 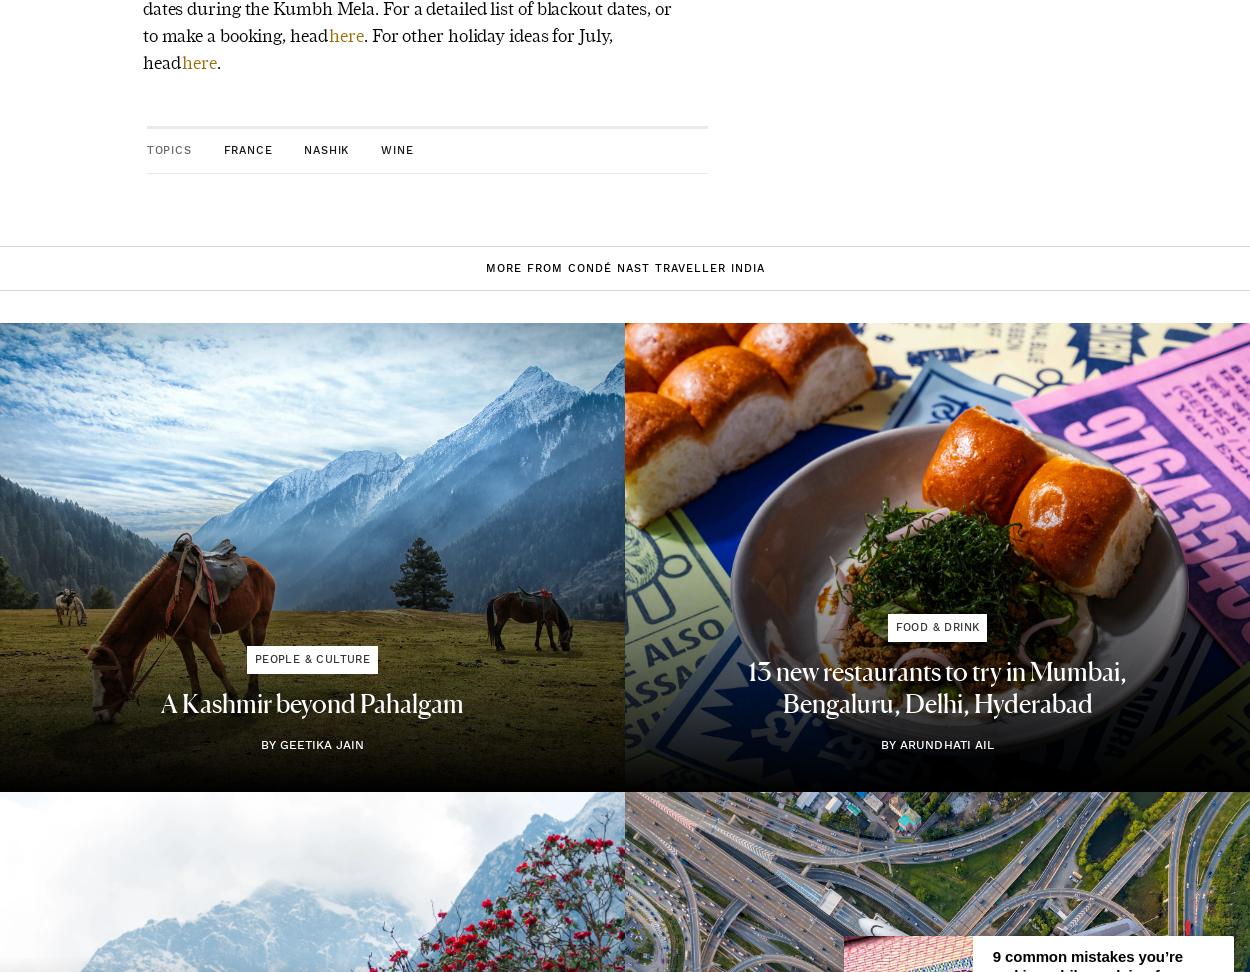 I want to click on '. For other holiday ideas for July, head', so click(x=142, y=48).